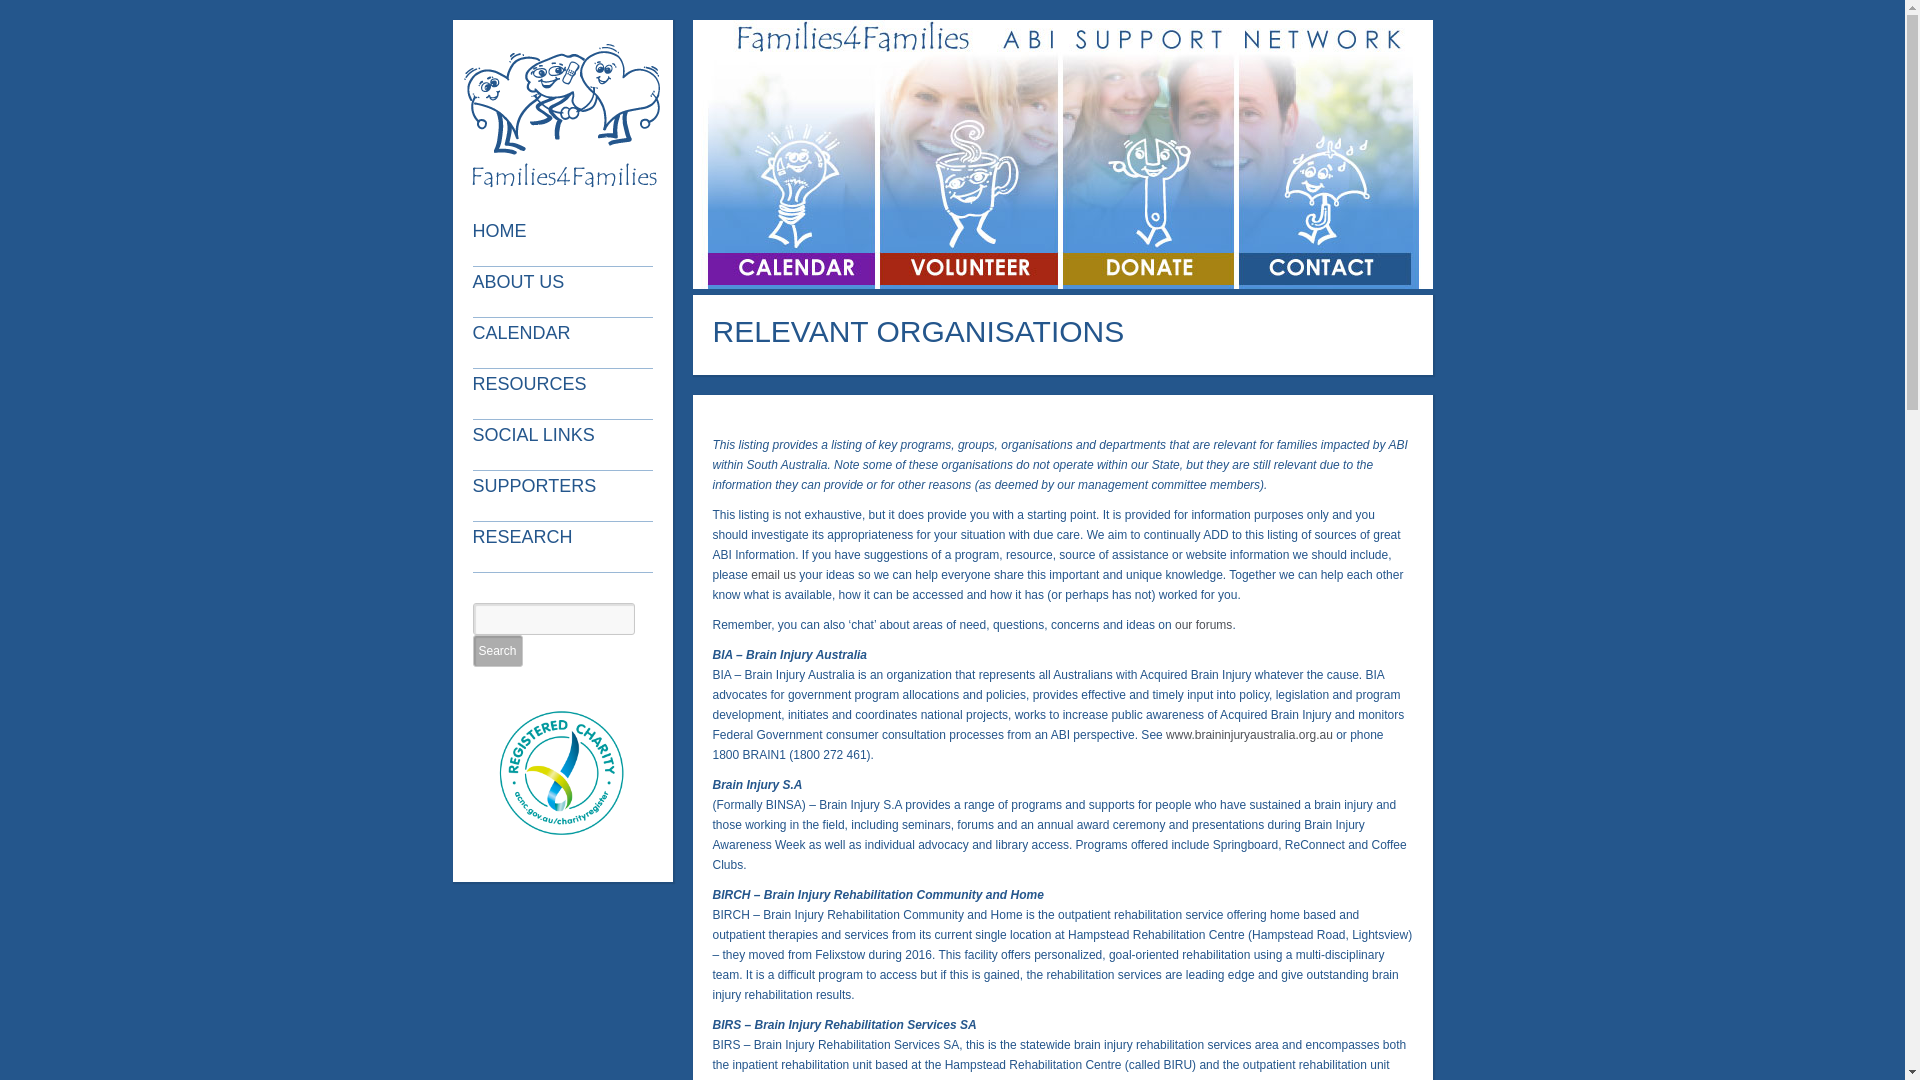 The image size is (1920, 1080). Describe the element at coordinates (565, 443) in the screenshot. I see `'SOCIAL LINKS'` at that location.